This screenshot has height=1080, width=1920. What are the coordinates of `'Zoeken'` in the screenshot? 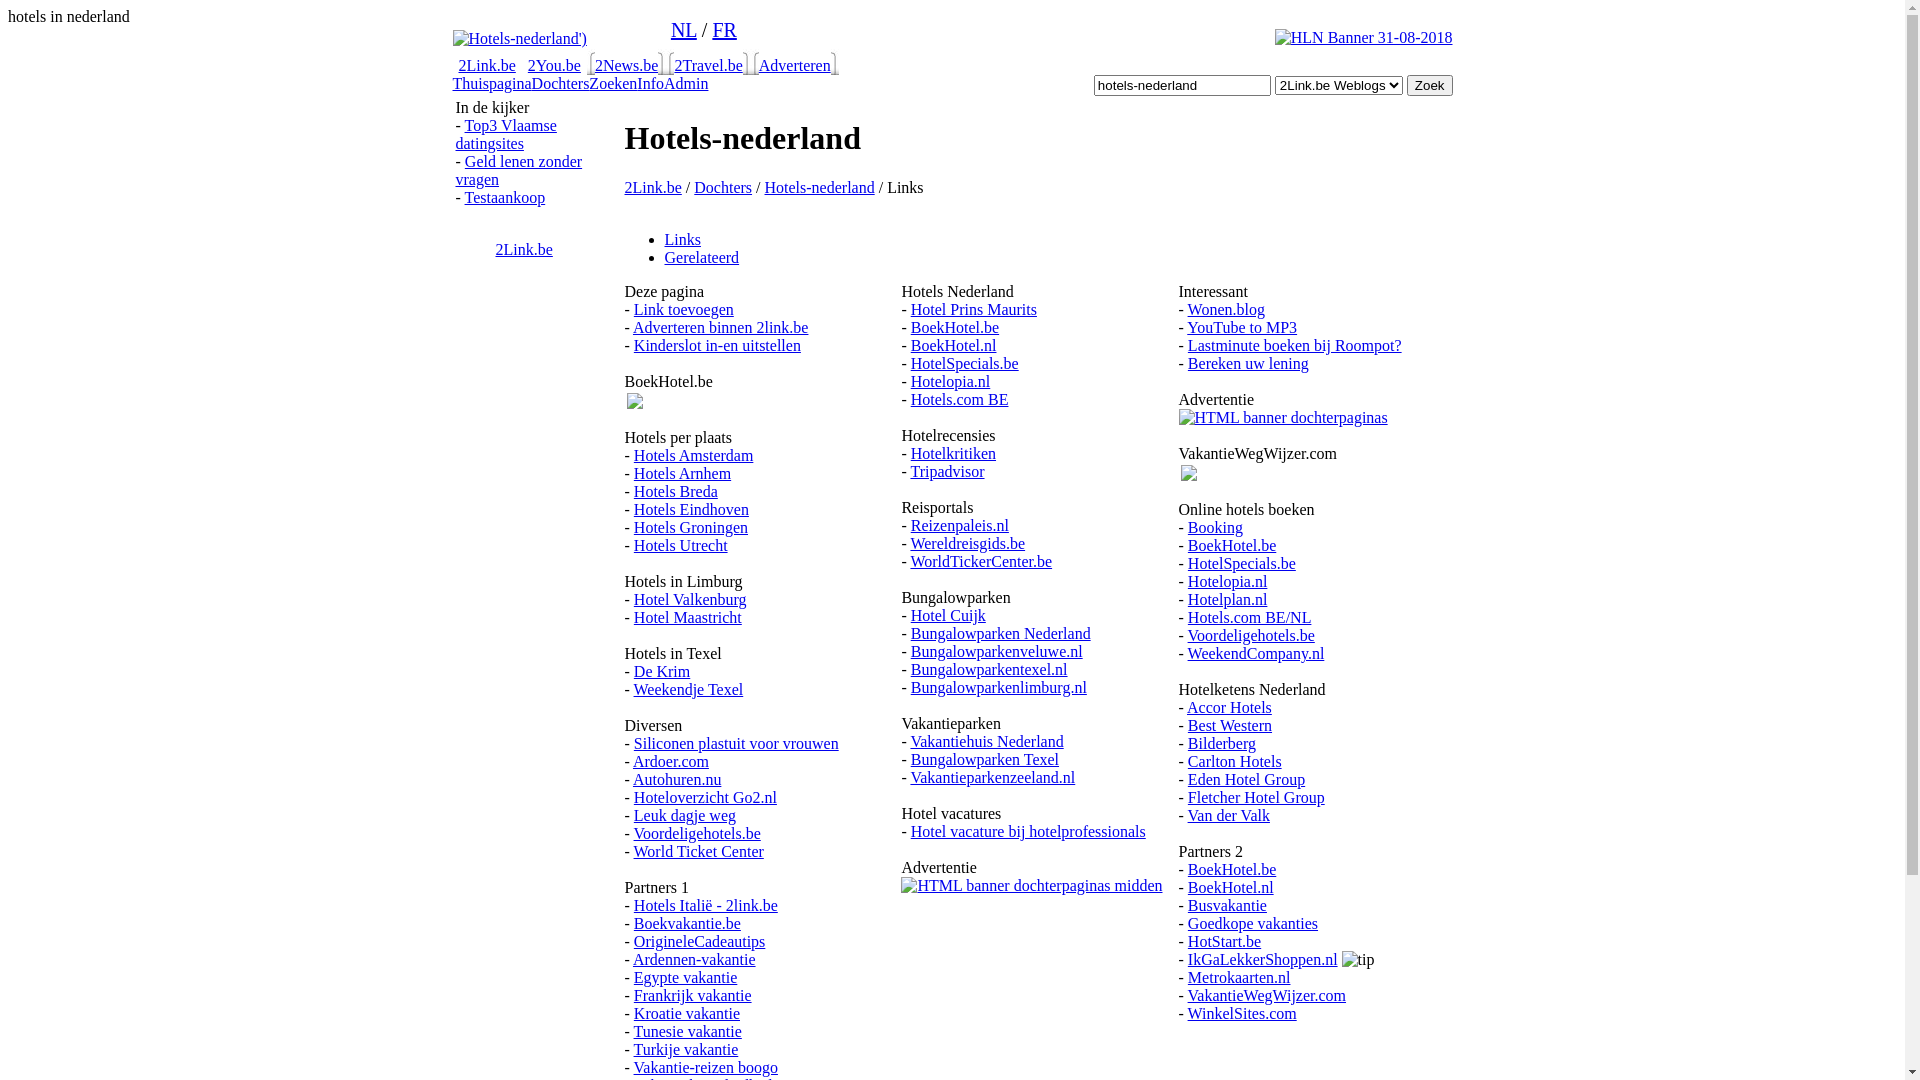 It's located at (588, 82).